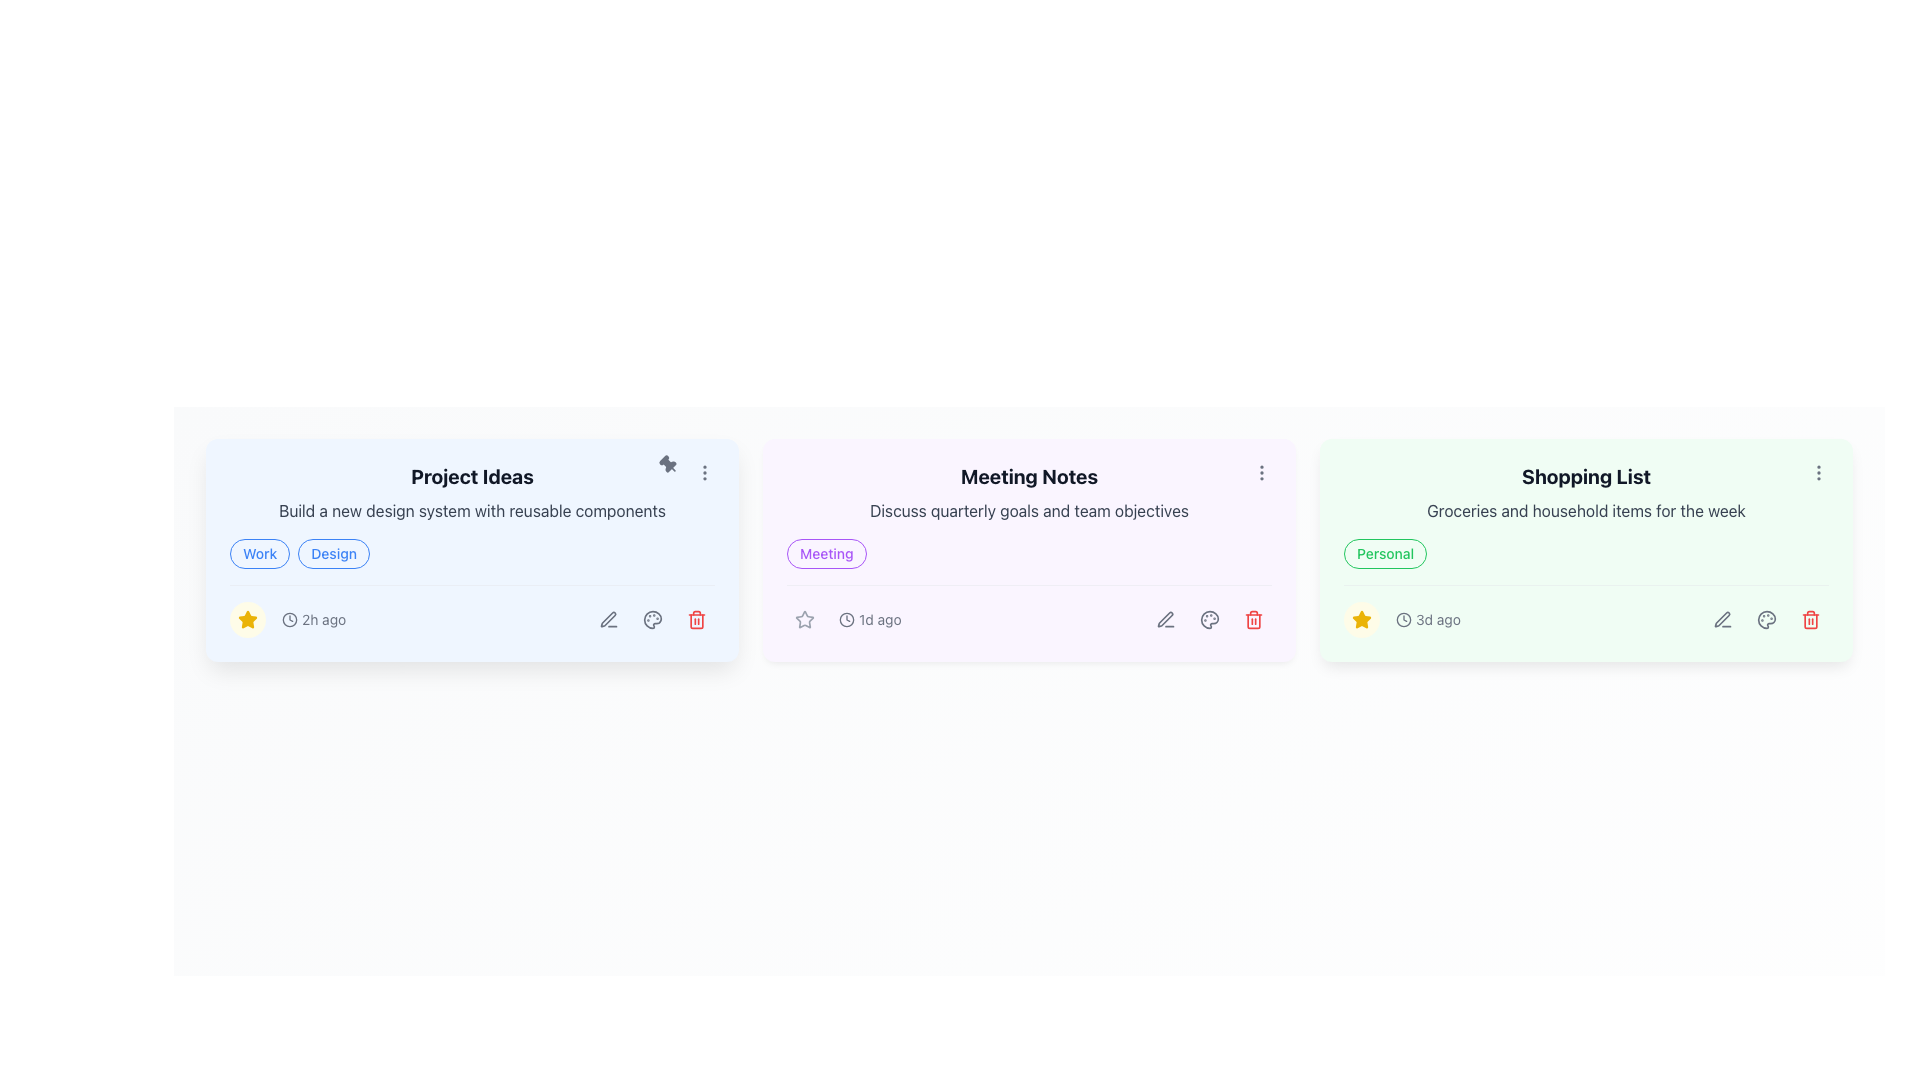 The width and height of the screenshot is (1920, 1080). I want to click on text '2h ago' from the timestamp indicator located at the bottom-left corner of the 'Project Ideas' card, which includes icon representations for importance and time, so click(287, 619).